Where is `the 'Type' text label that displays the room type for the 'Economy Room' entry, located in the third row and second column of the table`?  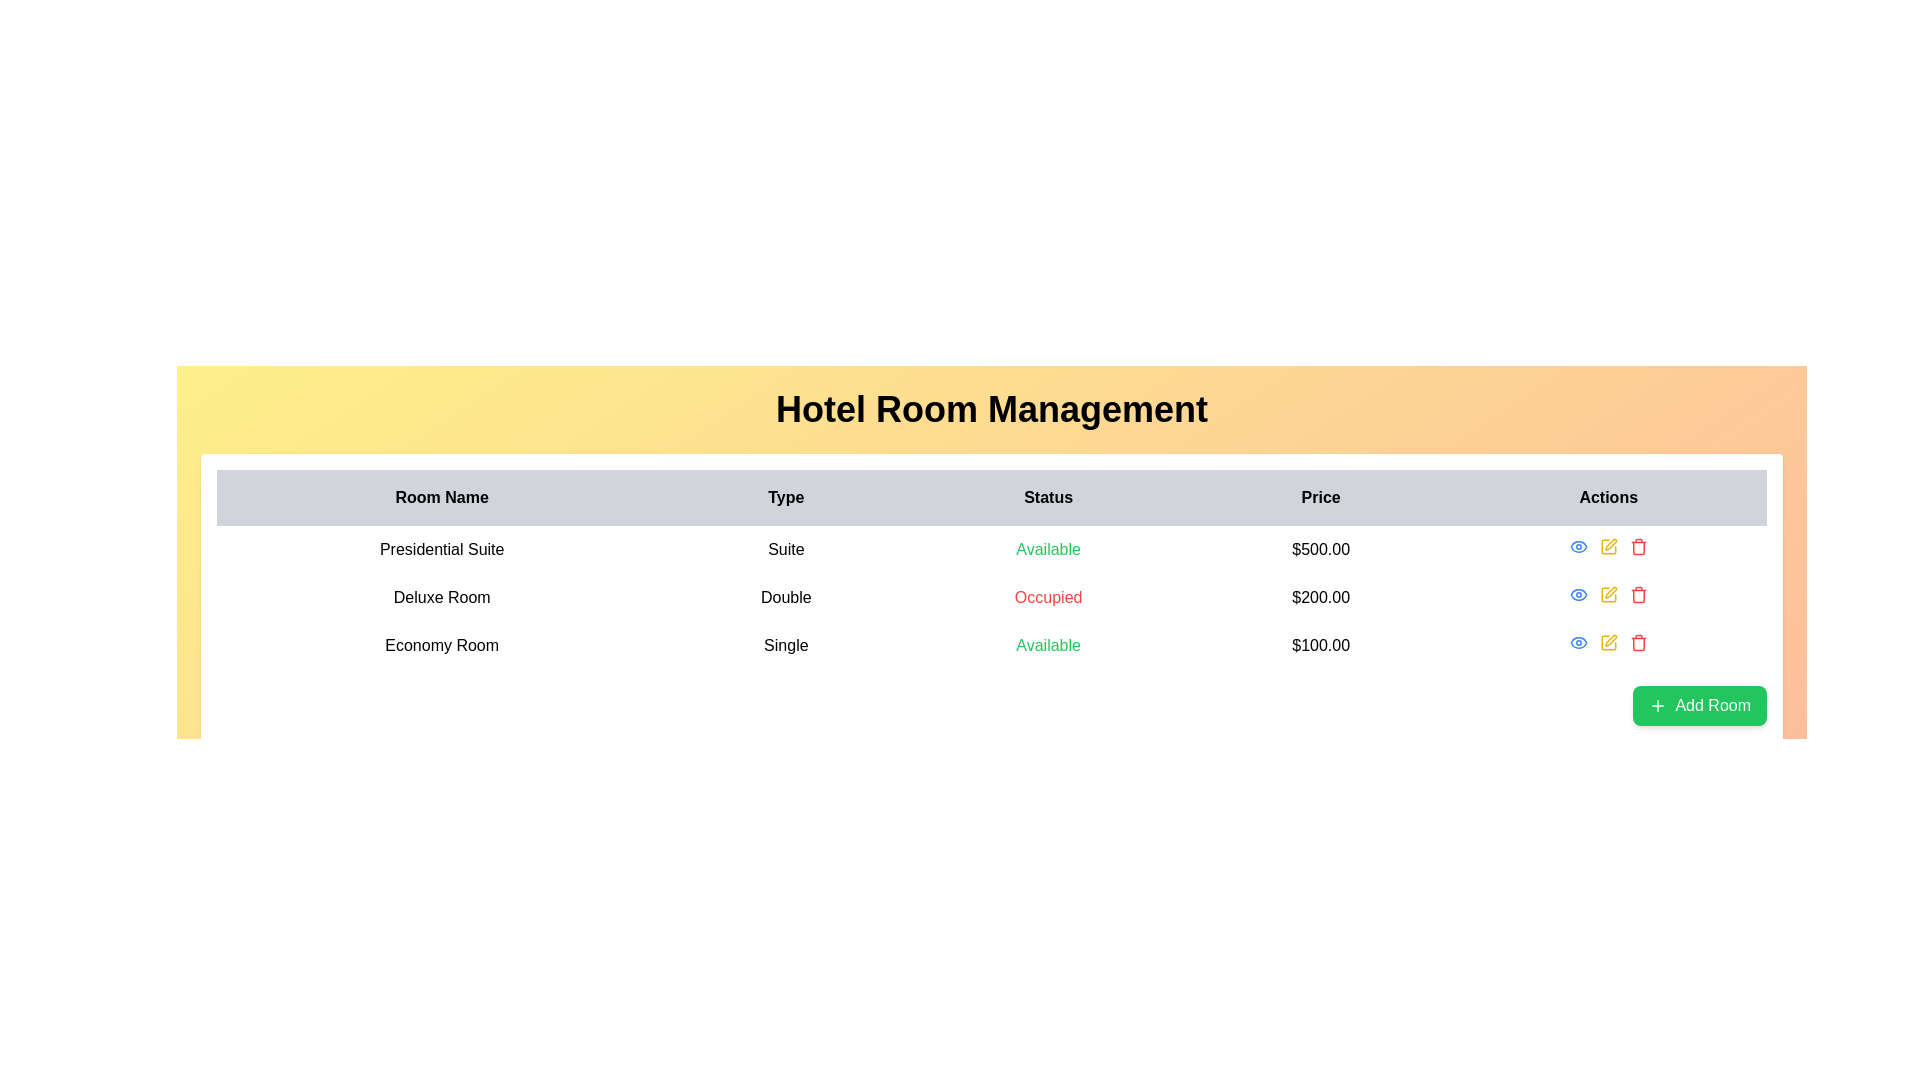 the 'Type' text label that displays the room type for the 'Economy Room' entry, located in the third row and second column of the table is located at coordinates (785, 645).